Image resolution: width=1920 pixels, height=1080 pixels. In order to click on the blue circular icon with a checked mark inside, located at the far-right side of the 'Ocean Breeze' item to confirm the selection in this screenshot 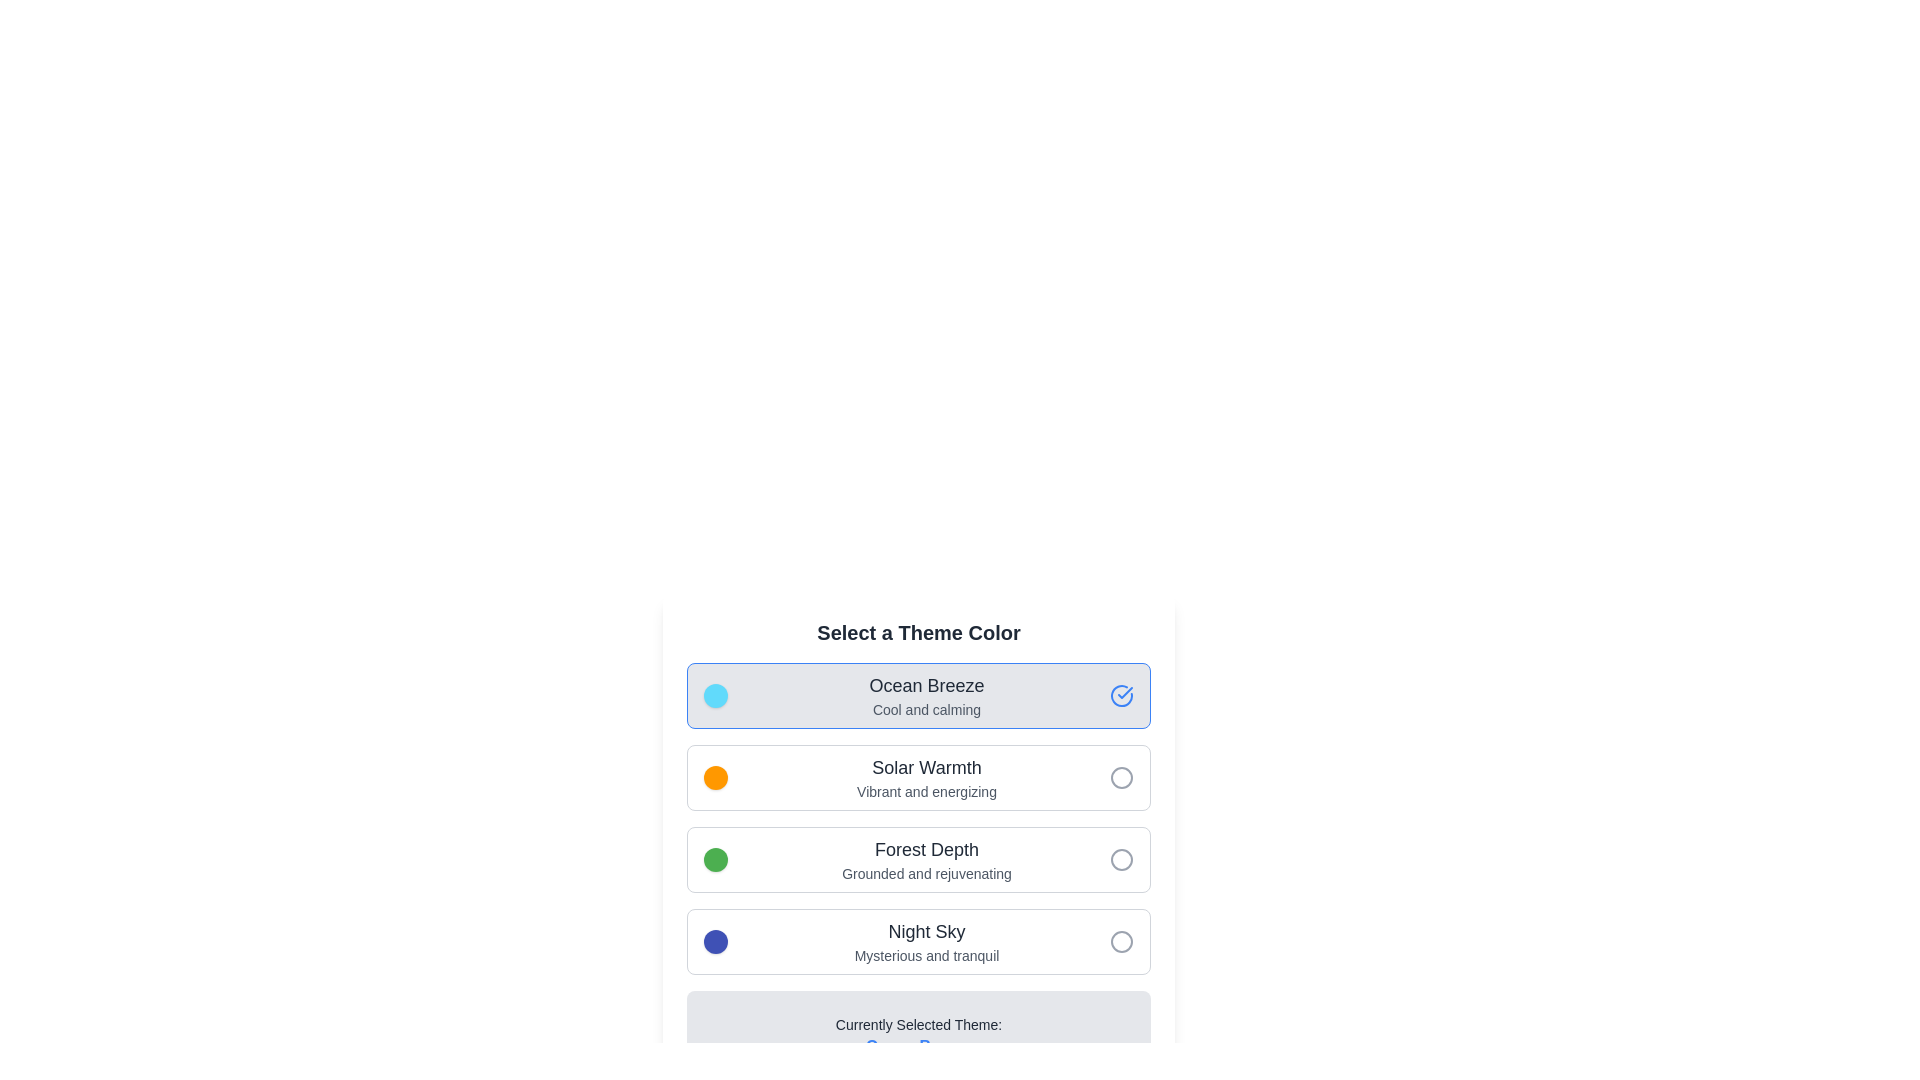, I will do `click(1122, 694)`.